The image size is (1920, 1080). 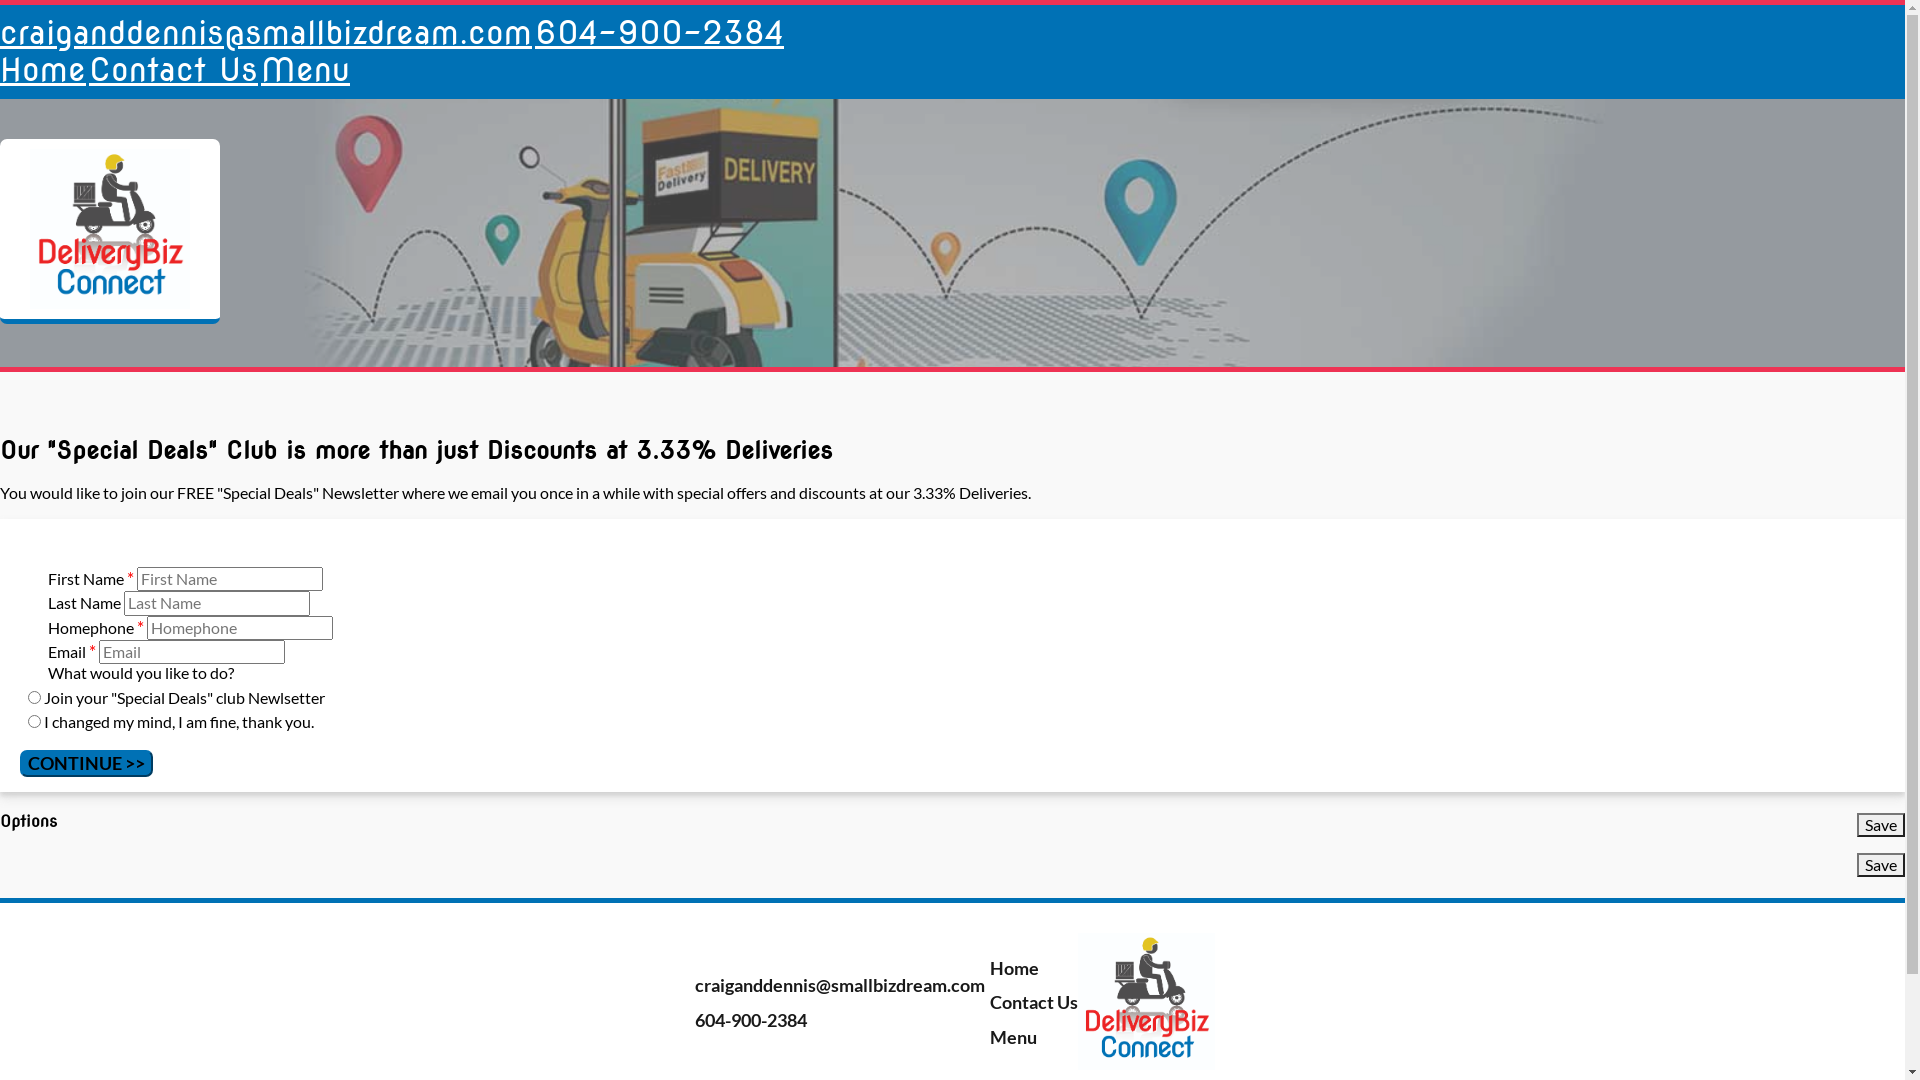 I want to click on 'This field cannot be blank.', so click(x=192, y=651).